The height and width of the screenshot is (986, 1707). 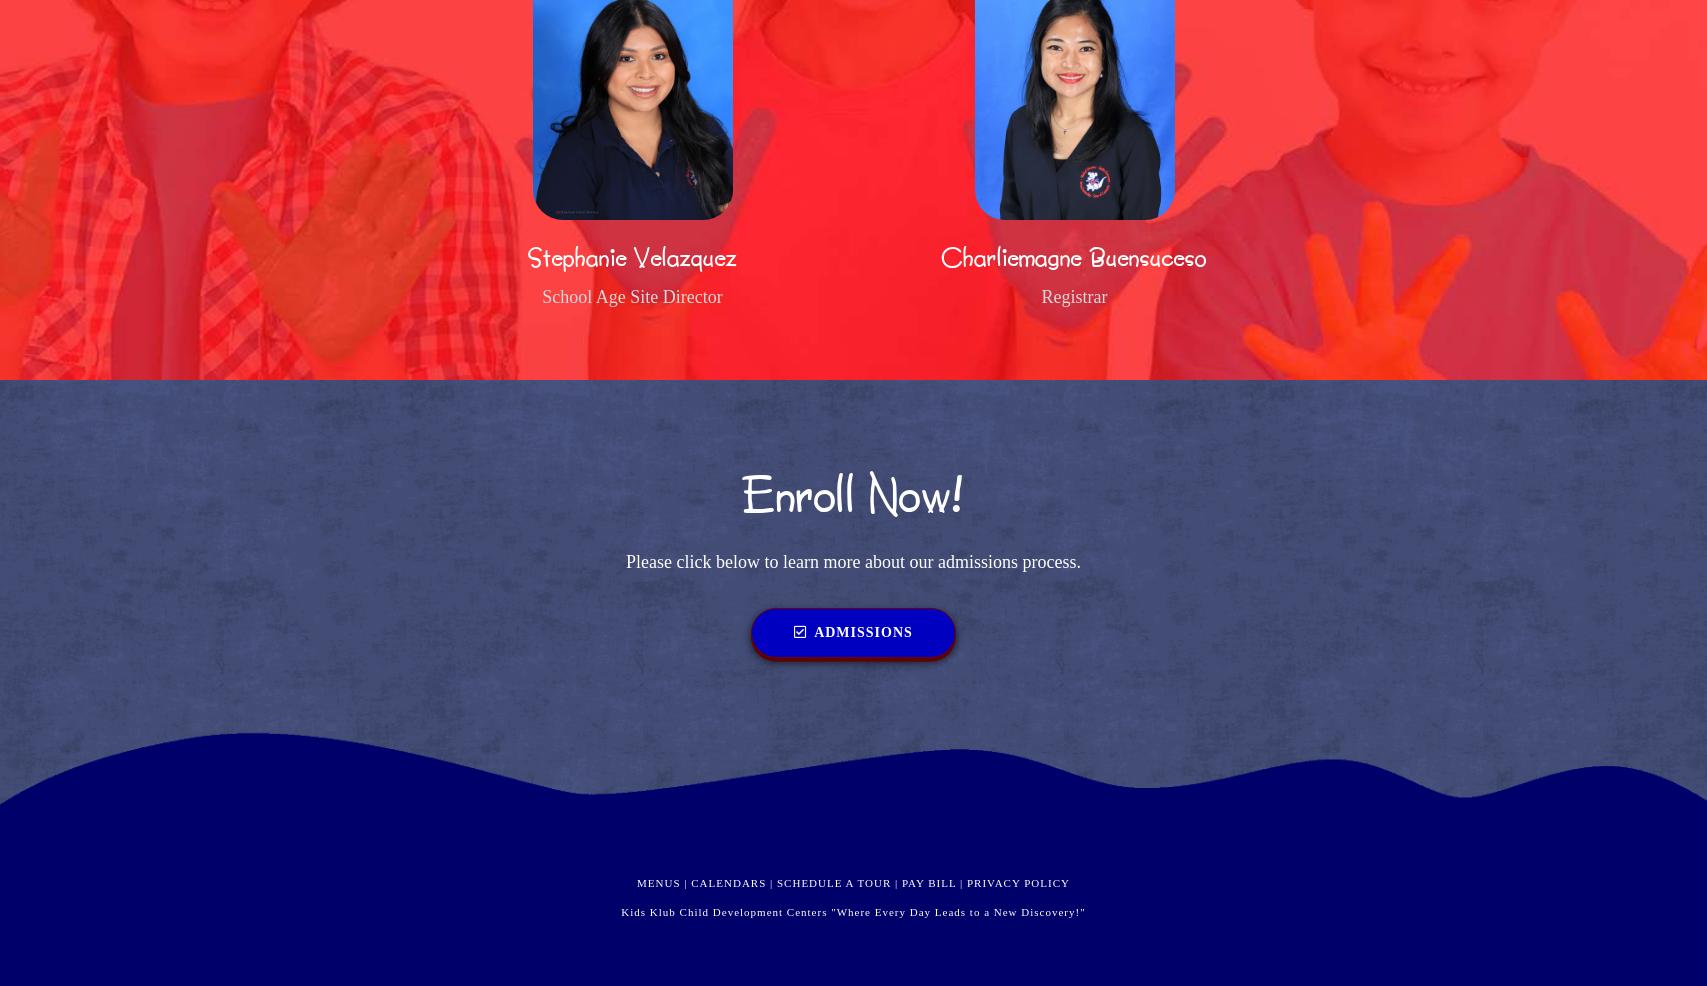 What do you see at coordinates (834, 880) in the screenshot?
I see `'SCHEDULE A TOUR'` at bounding box center [834, 880].